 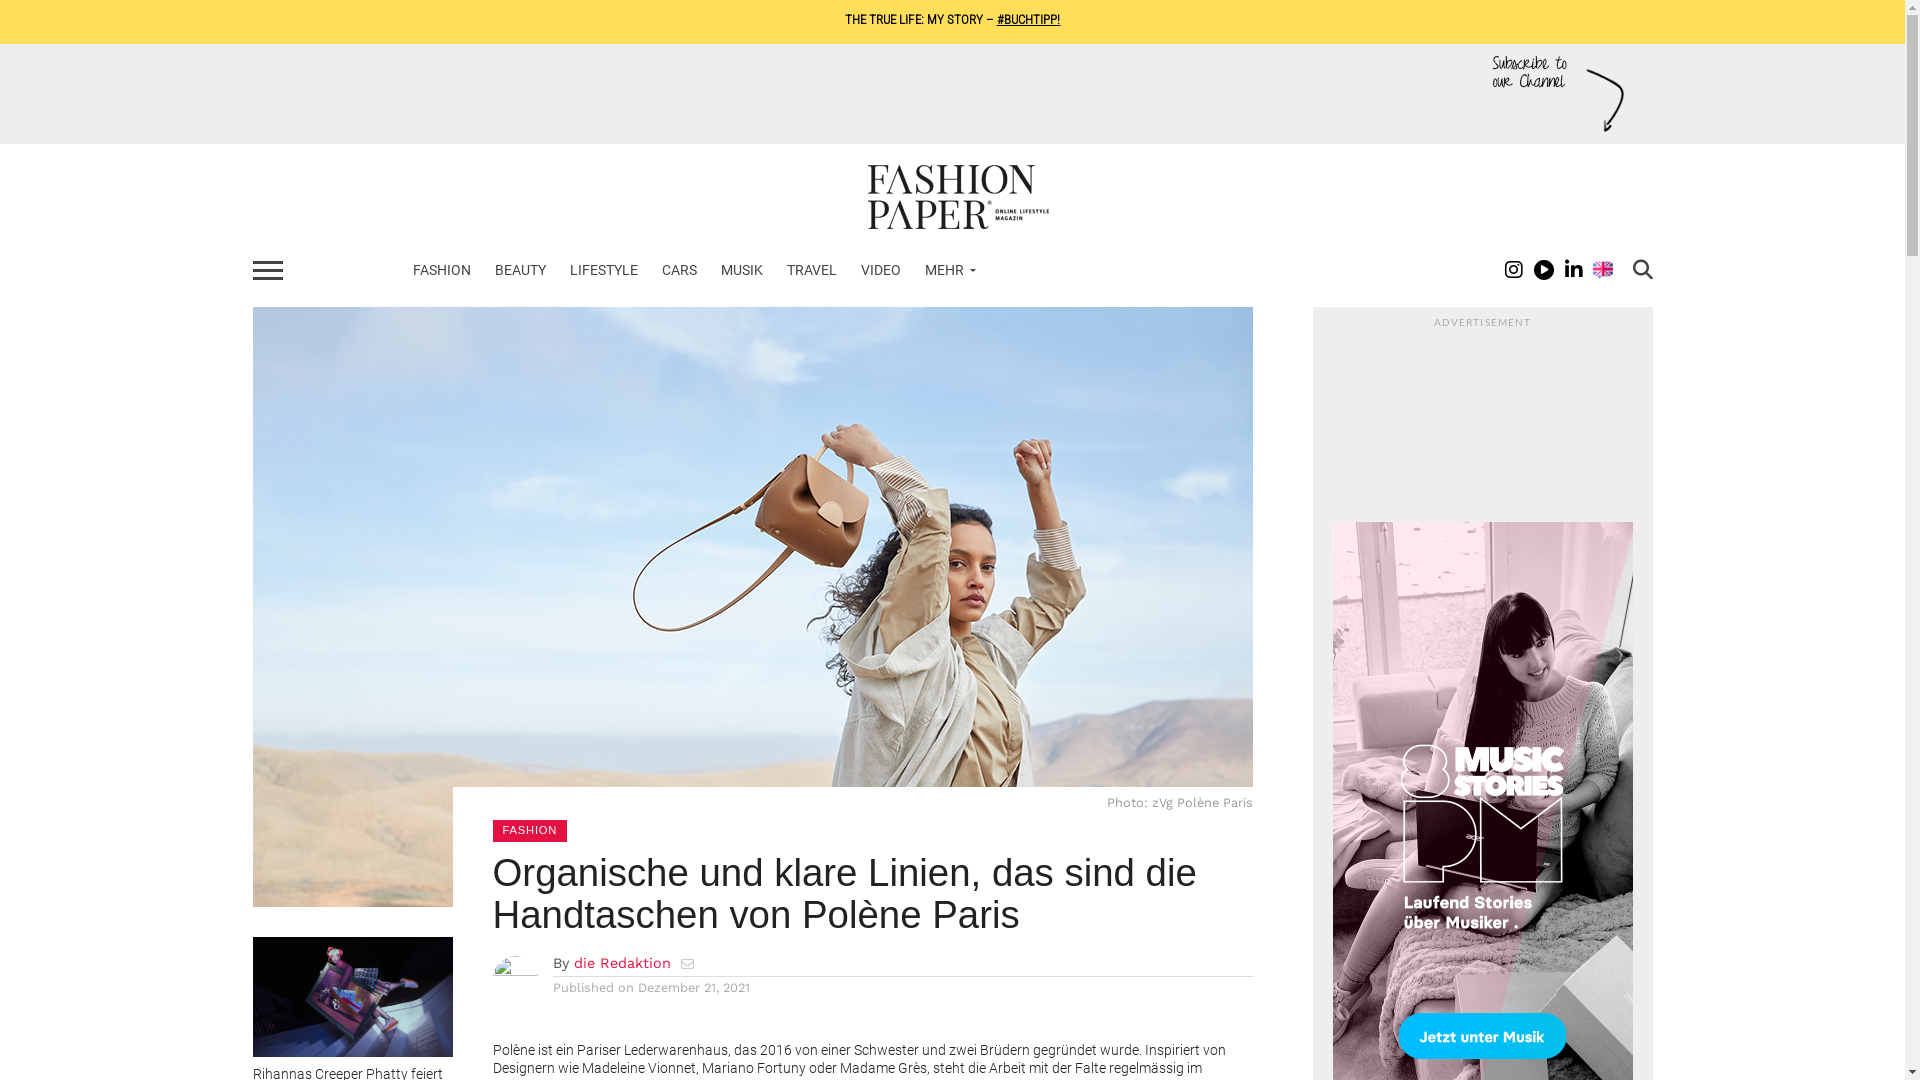 I want to click on '#BUCHTIPP!', so click(x=1028, y=19).